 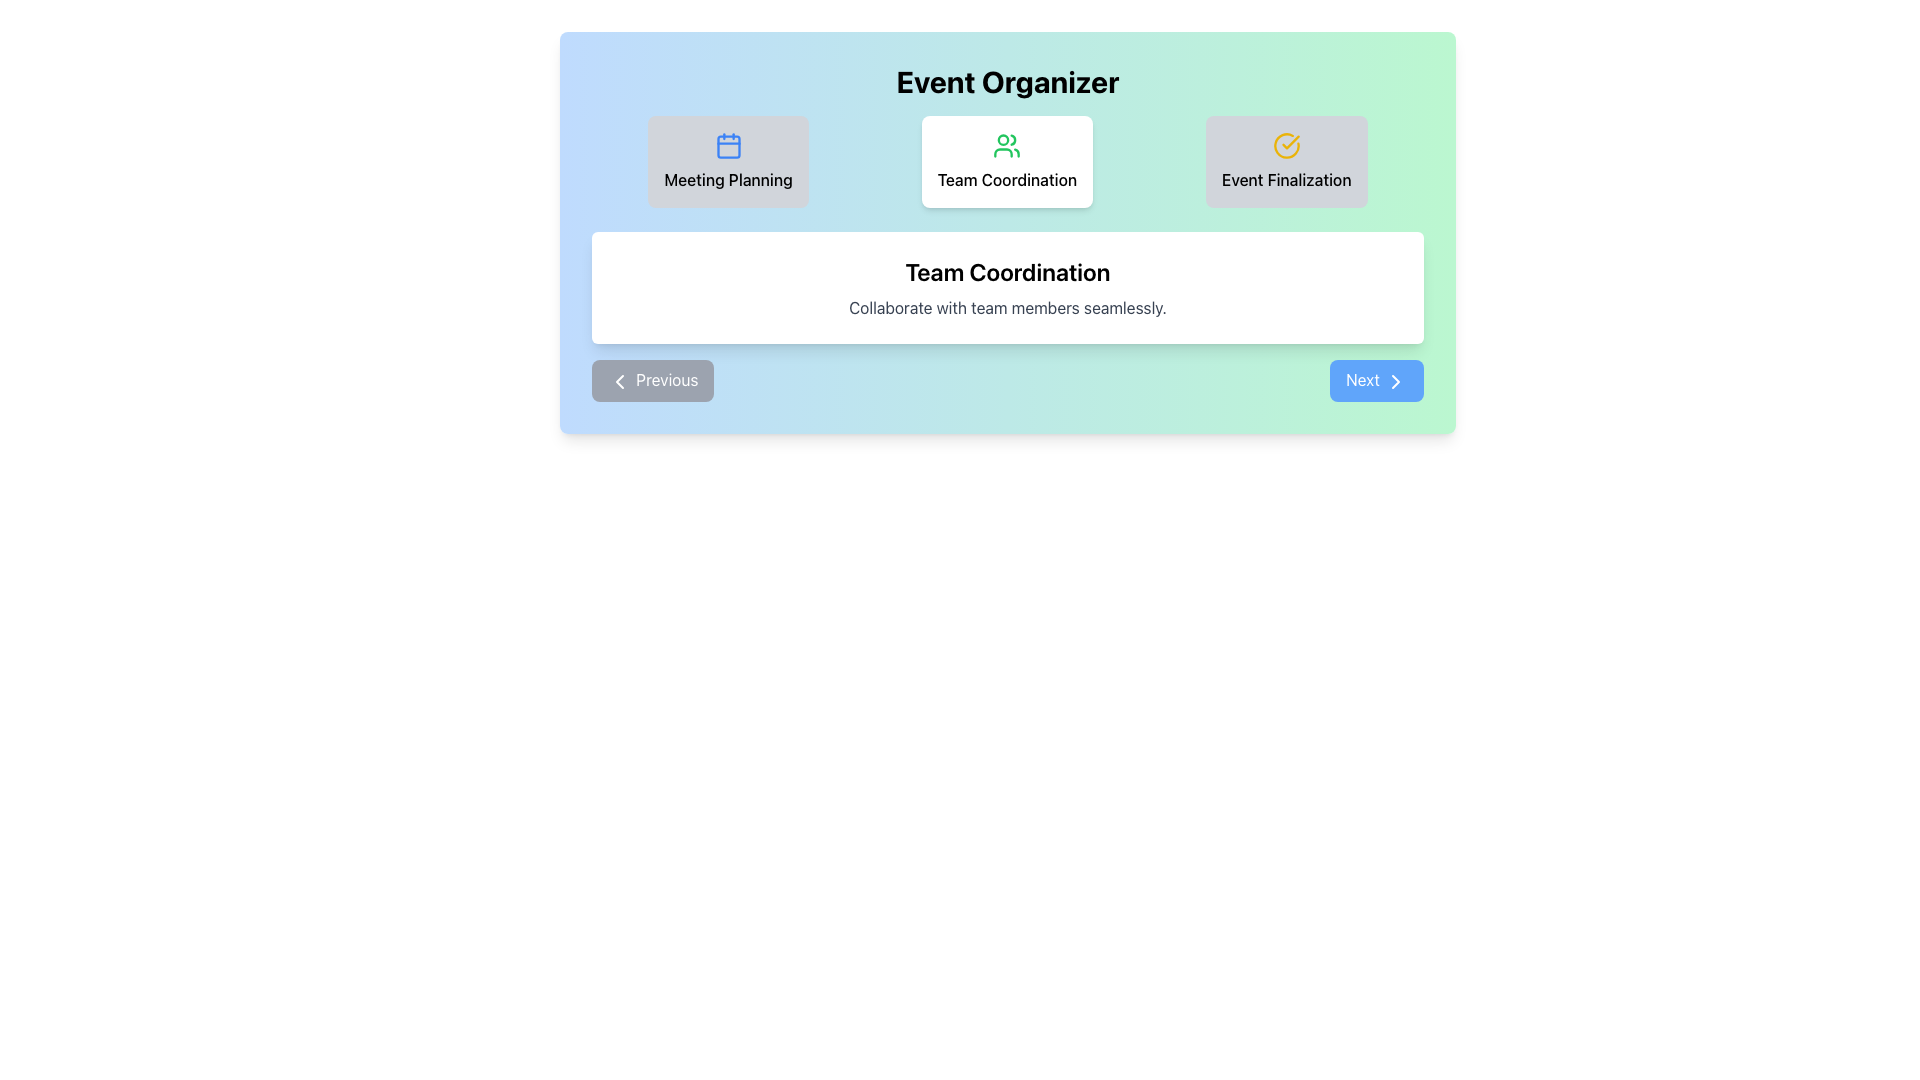 What do you see at coordinates (1376, 380) in the screenshot?
I see `the blue rectangular 'Next' button with rounded corners` at bounding box center [1376, 380].